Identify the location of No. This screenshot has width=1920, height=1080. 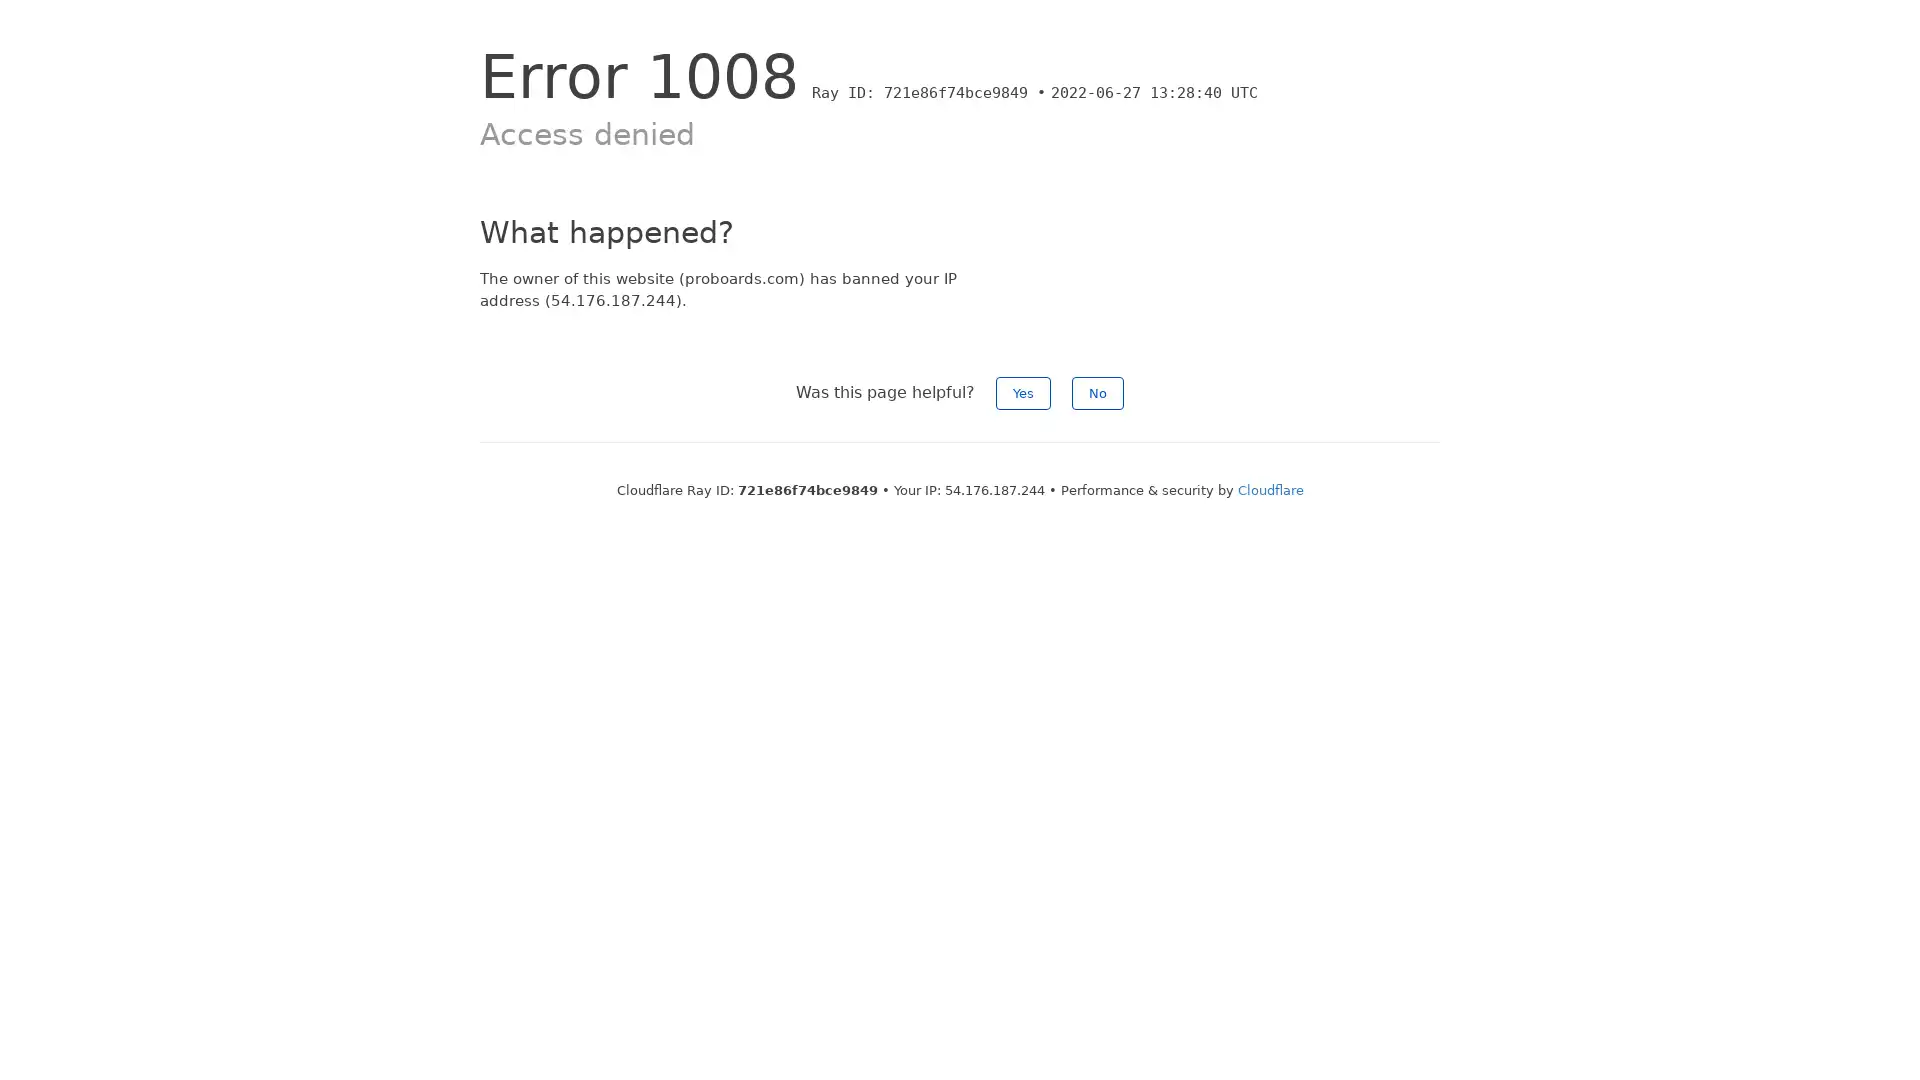
(1097, 392).